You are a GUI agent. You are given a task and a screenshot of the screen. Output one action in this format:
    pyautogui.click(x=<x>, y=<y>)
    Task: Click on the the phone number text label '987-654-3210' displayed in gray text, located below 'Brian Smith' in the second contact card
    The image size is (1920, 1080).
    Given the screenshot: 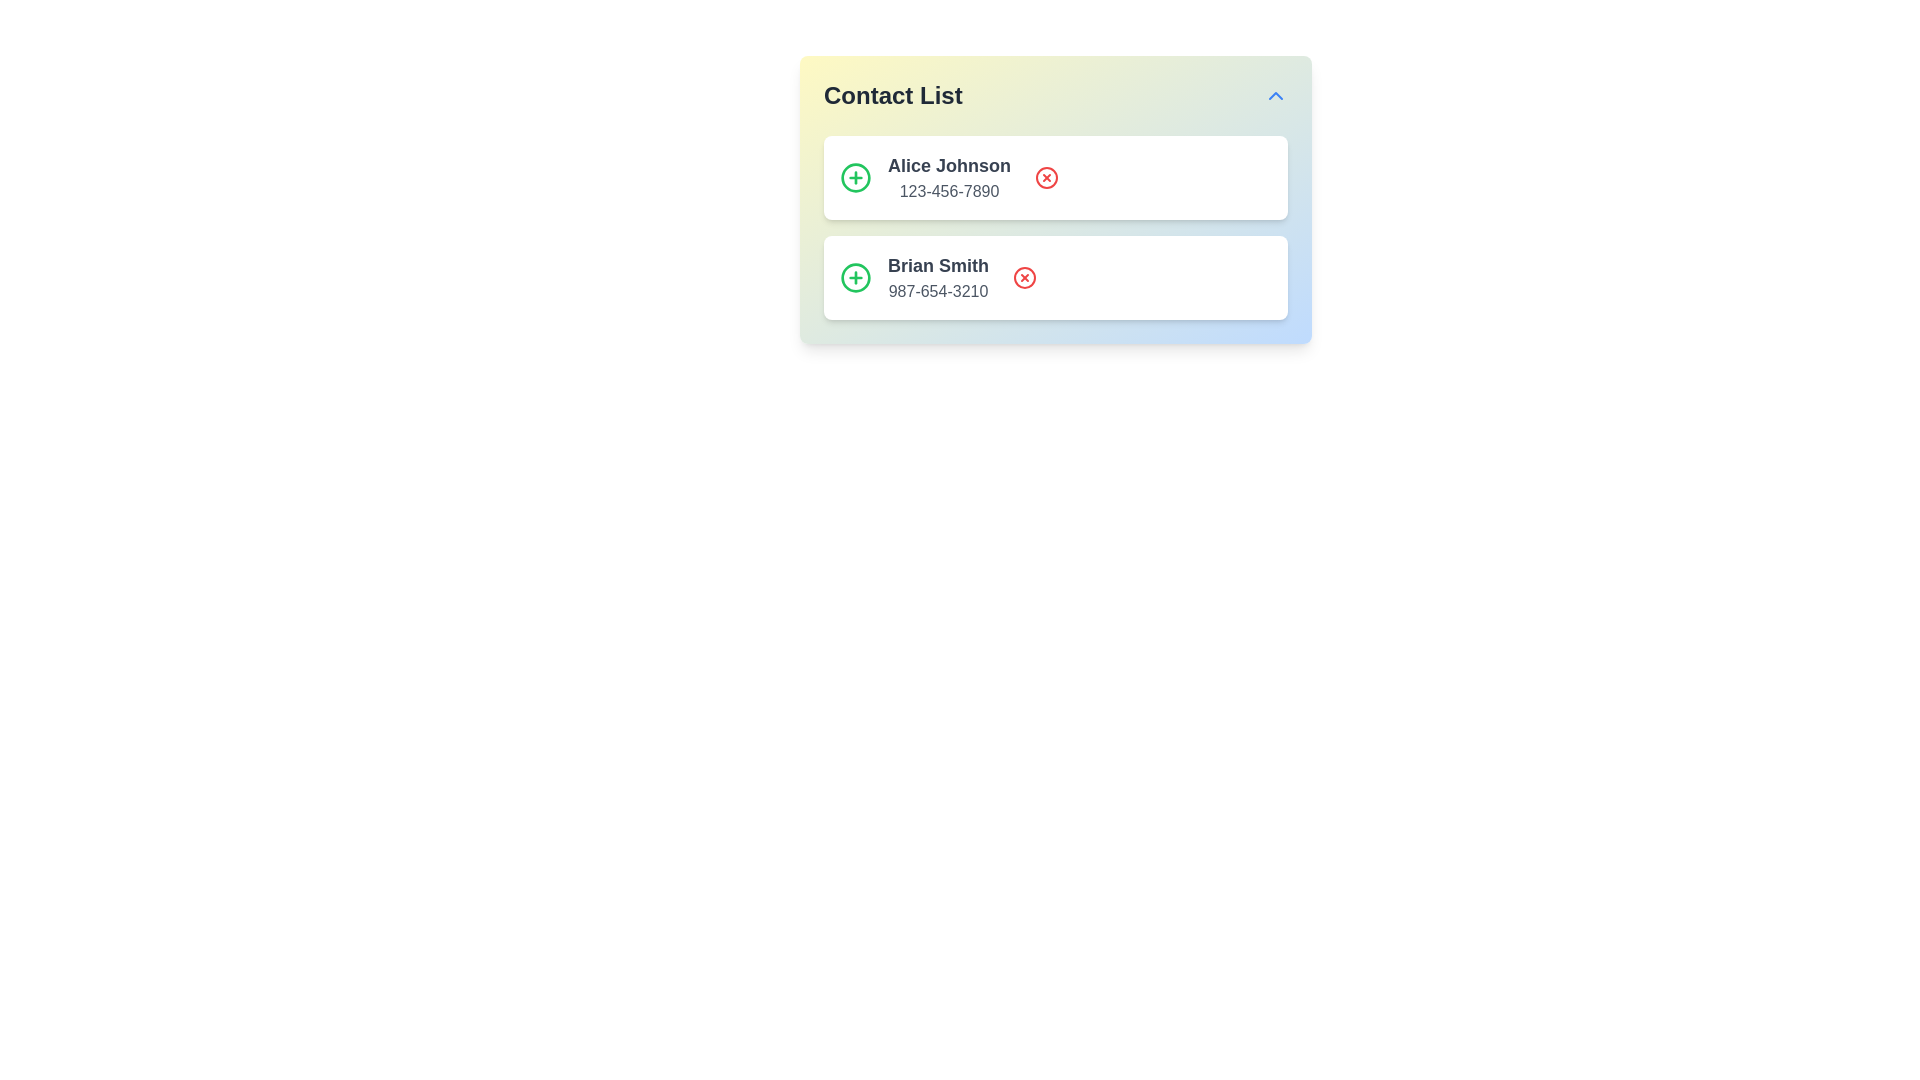 What is the action you would take?
    pyautogui.click(x=937, y=292)
    